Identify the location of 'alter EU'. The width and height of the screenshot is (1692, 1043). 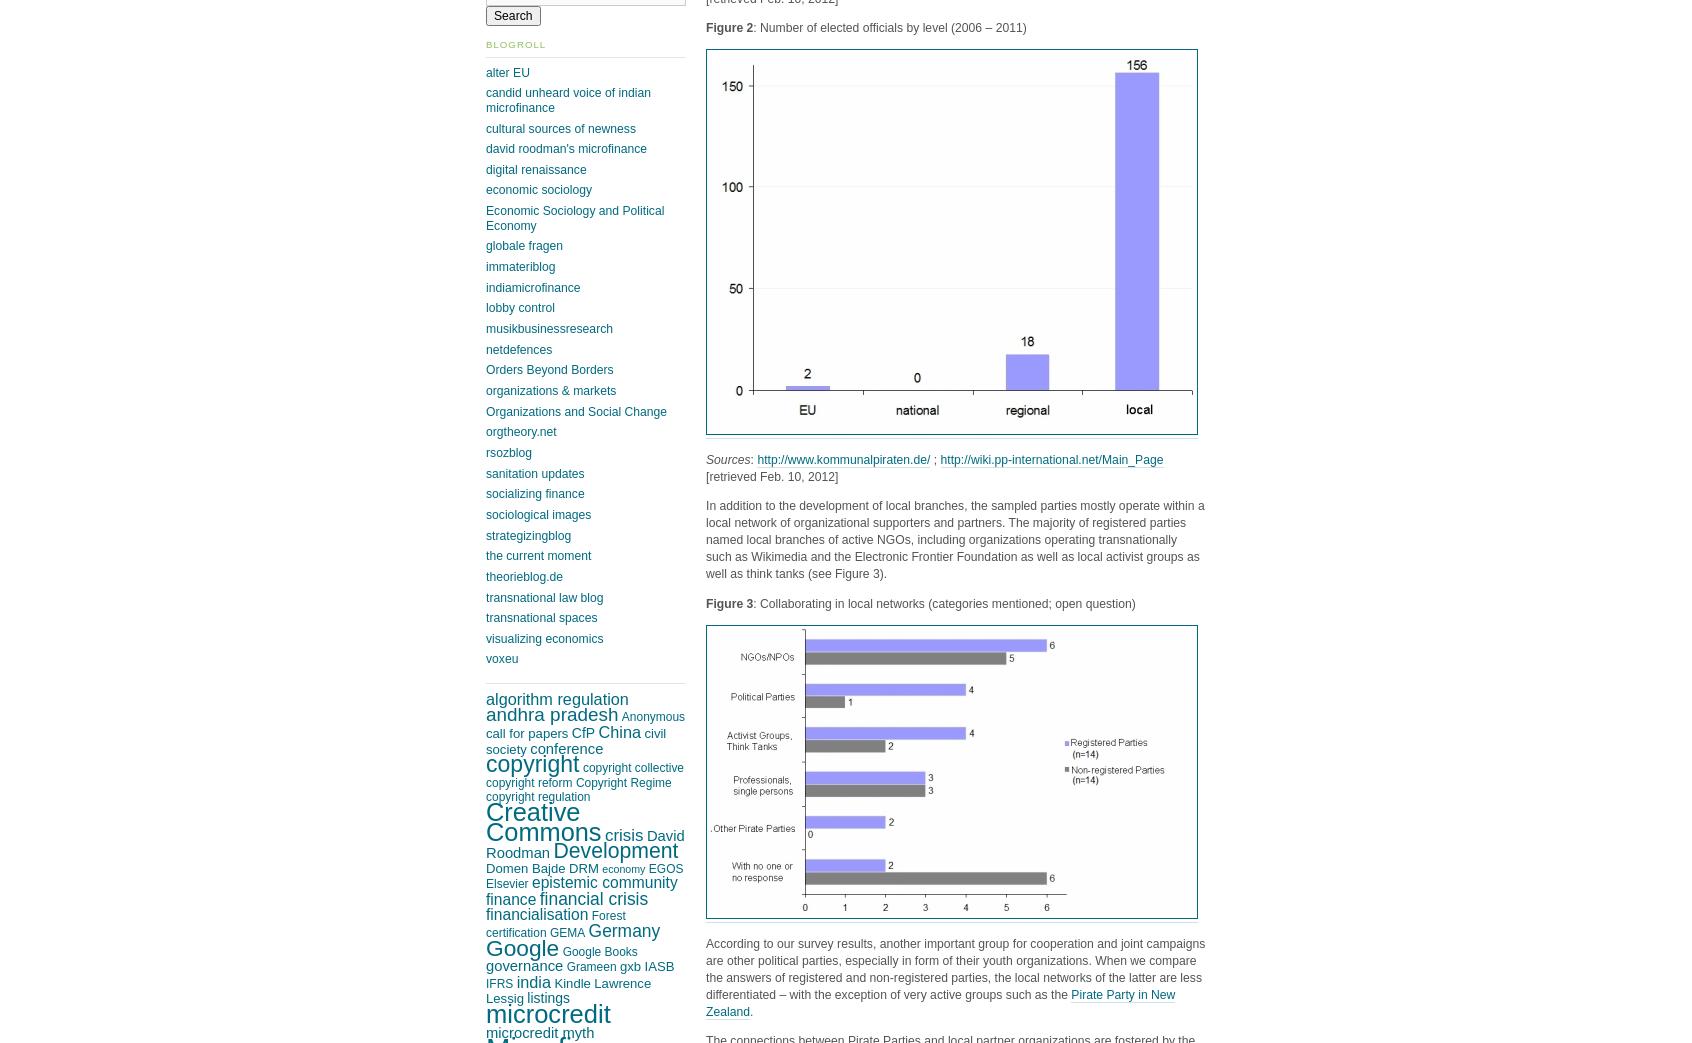
(507, 70).